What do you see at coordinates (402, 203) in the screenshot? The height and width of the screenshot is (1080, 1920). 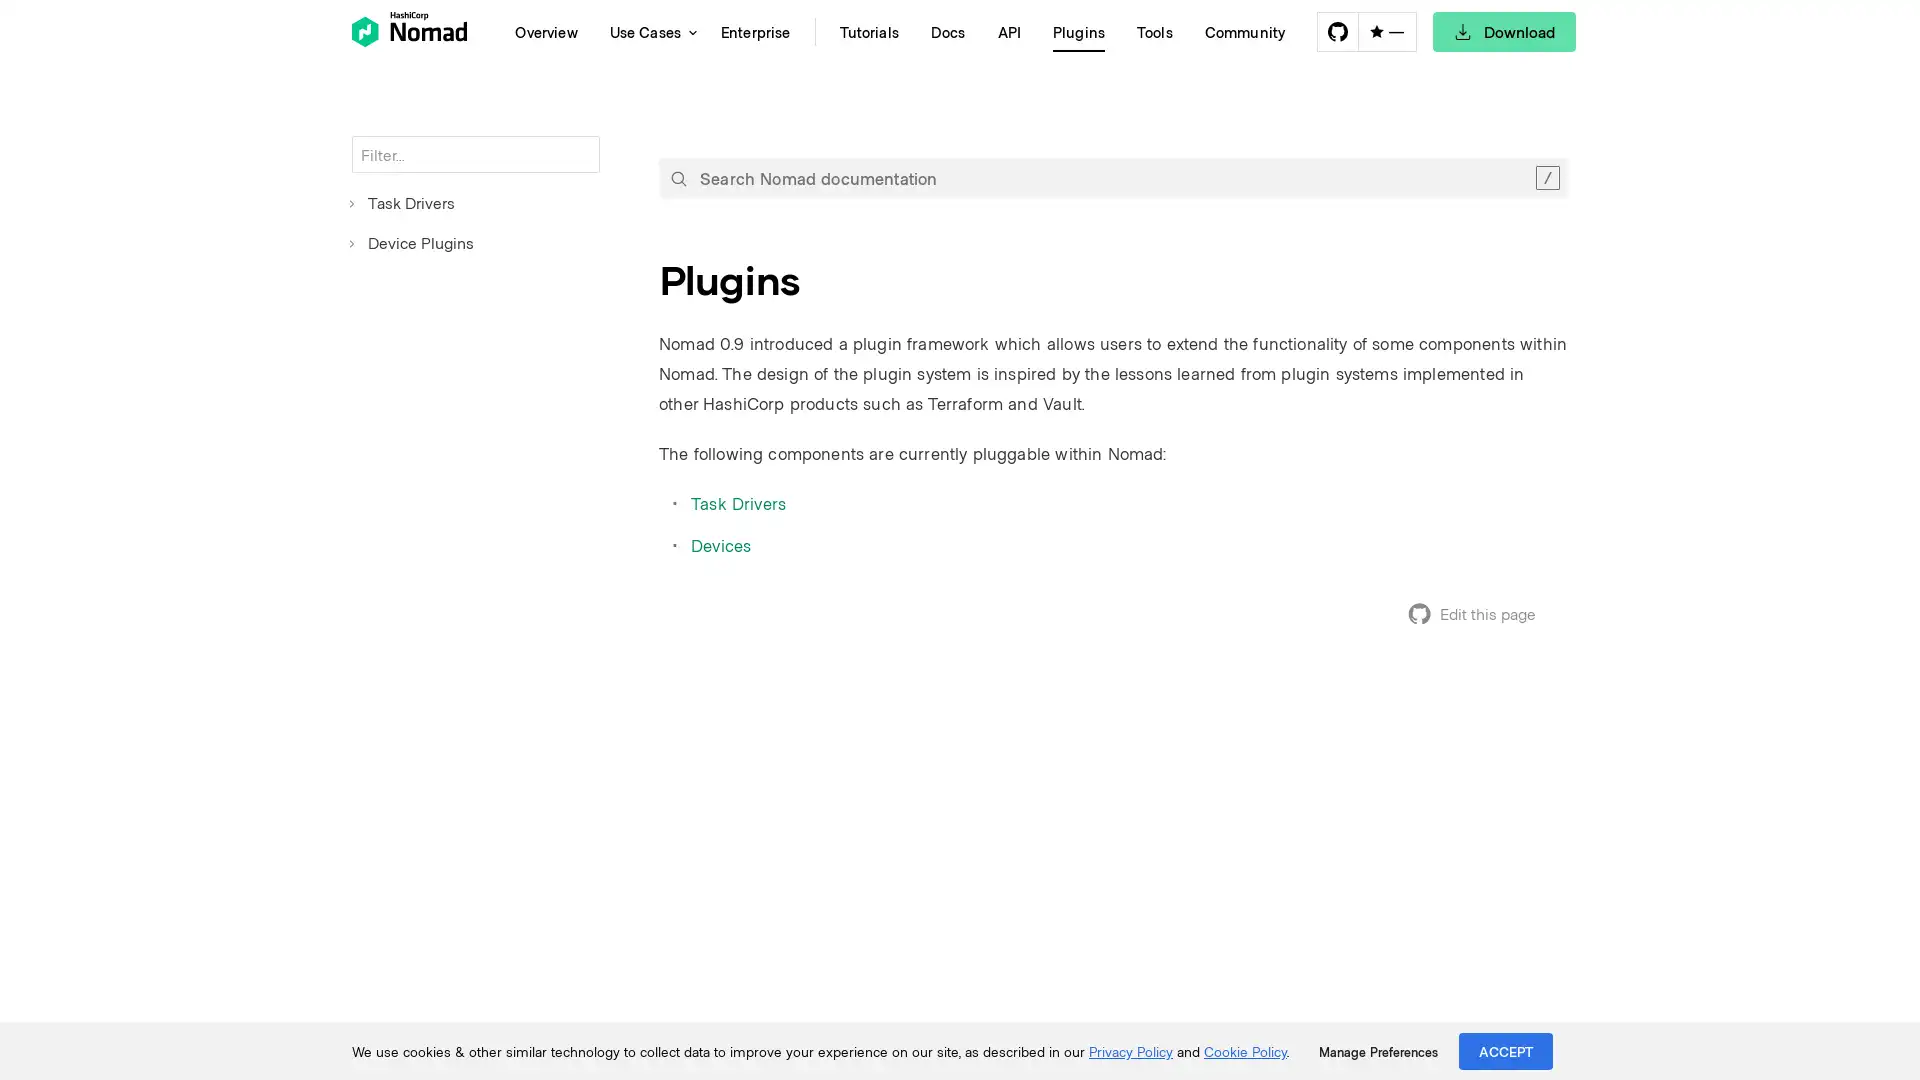 I see `Task Drivers` at bounding box center [402, 203].